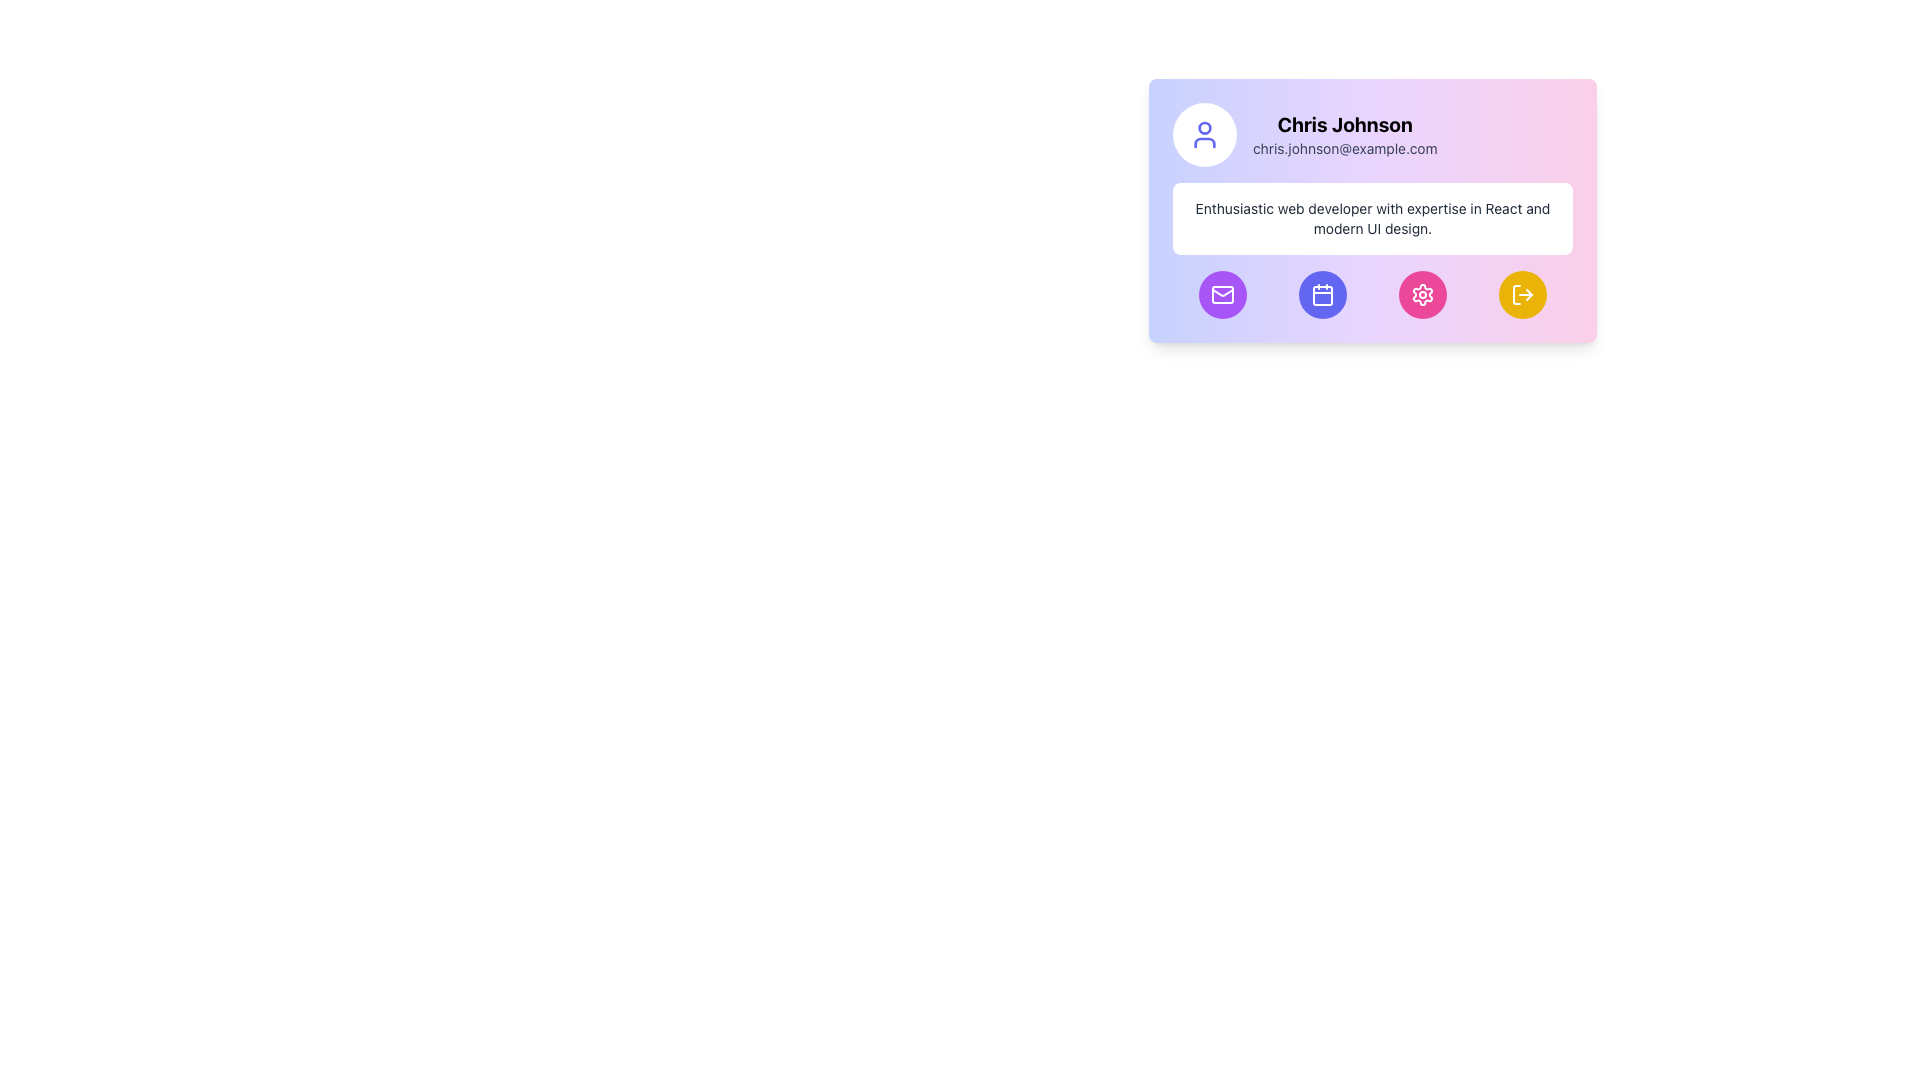 The width and height of the screenshot is (1920, 1080). I want to click on the gear-shaped icon button, which has a pink background and a white outline, located at the bottom of the card displaying user 'Chris Johnson', so click(1421, 294).